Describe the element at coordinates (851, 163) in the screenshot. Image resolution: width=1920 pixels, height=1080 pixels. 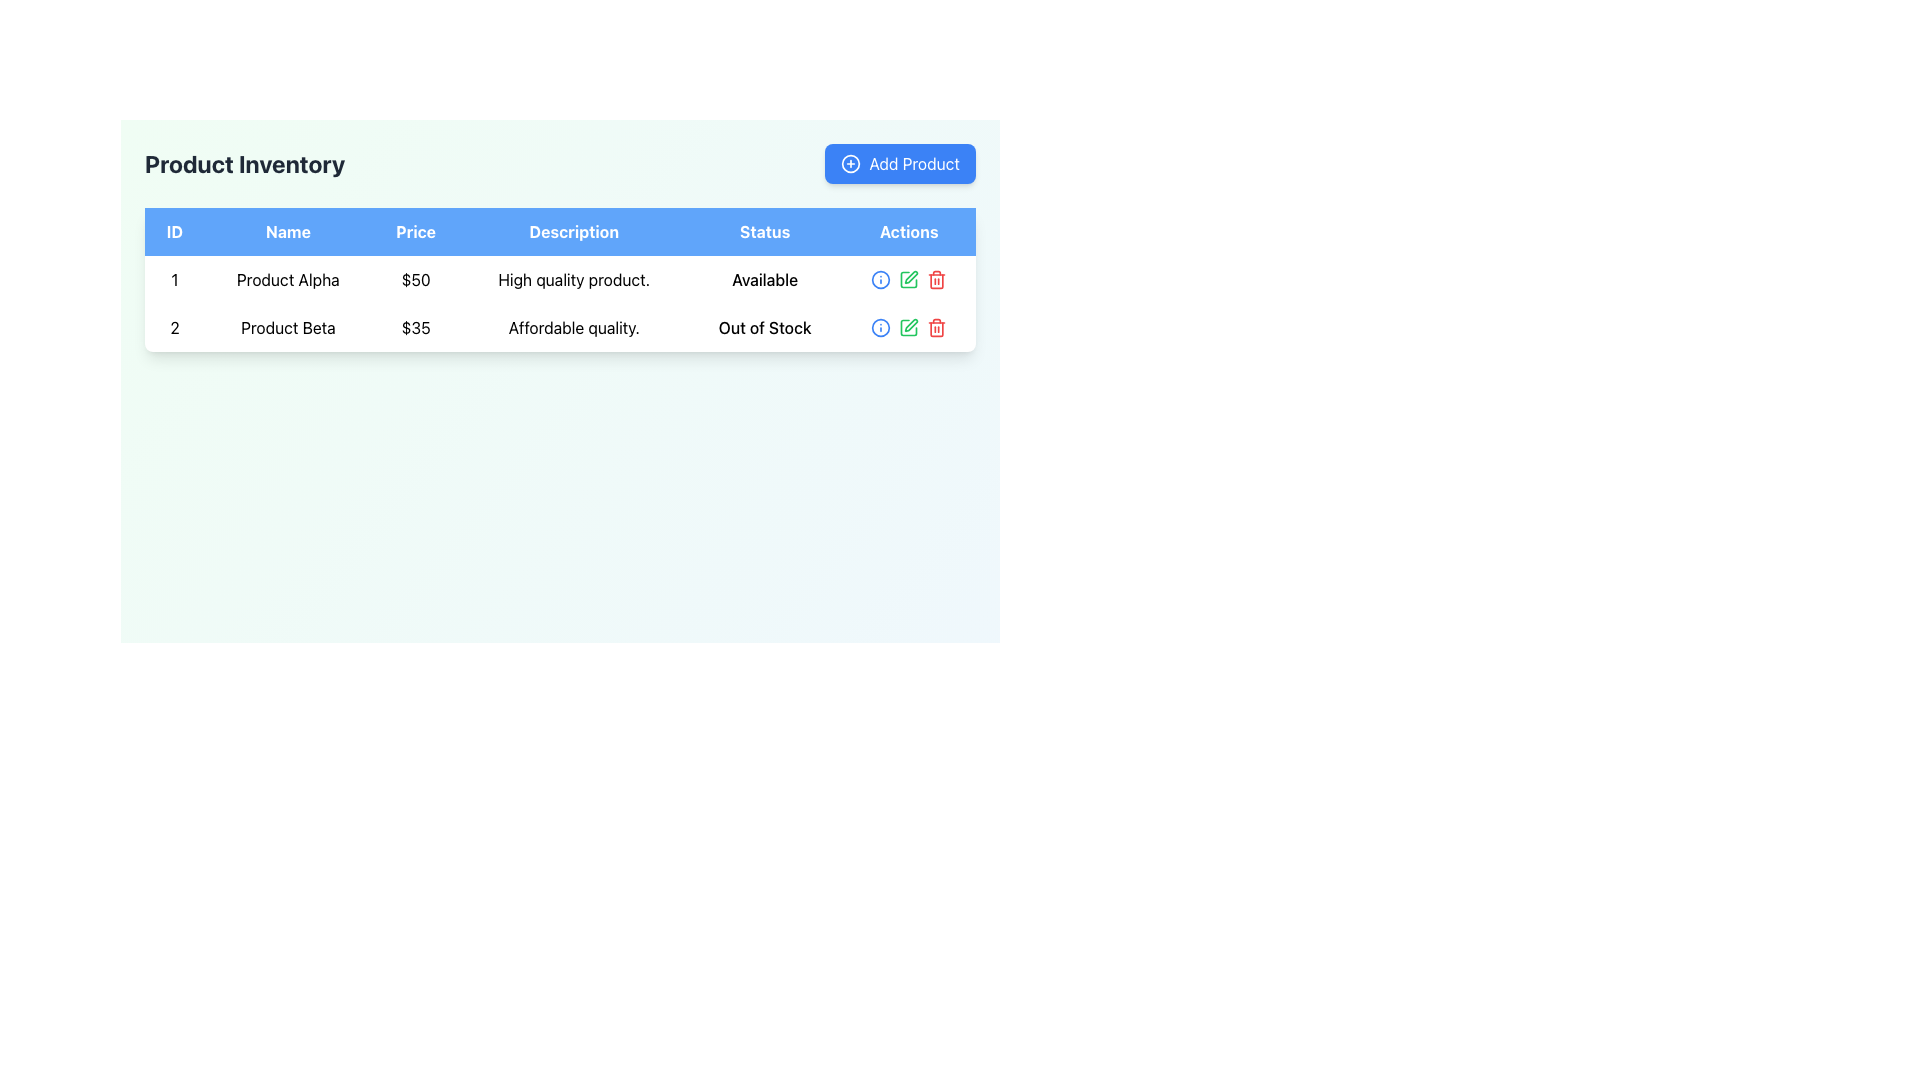
I see `the circular icon within the 'Add Product' button located in the top-right region of the interface` at that location.